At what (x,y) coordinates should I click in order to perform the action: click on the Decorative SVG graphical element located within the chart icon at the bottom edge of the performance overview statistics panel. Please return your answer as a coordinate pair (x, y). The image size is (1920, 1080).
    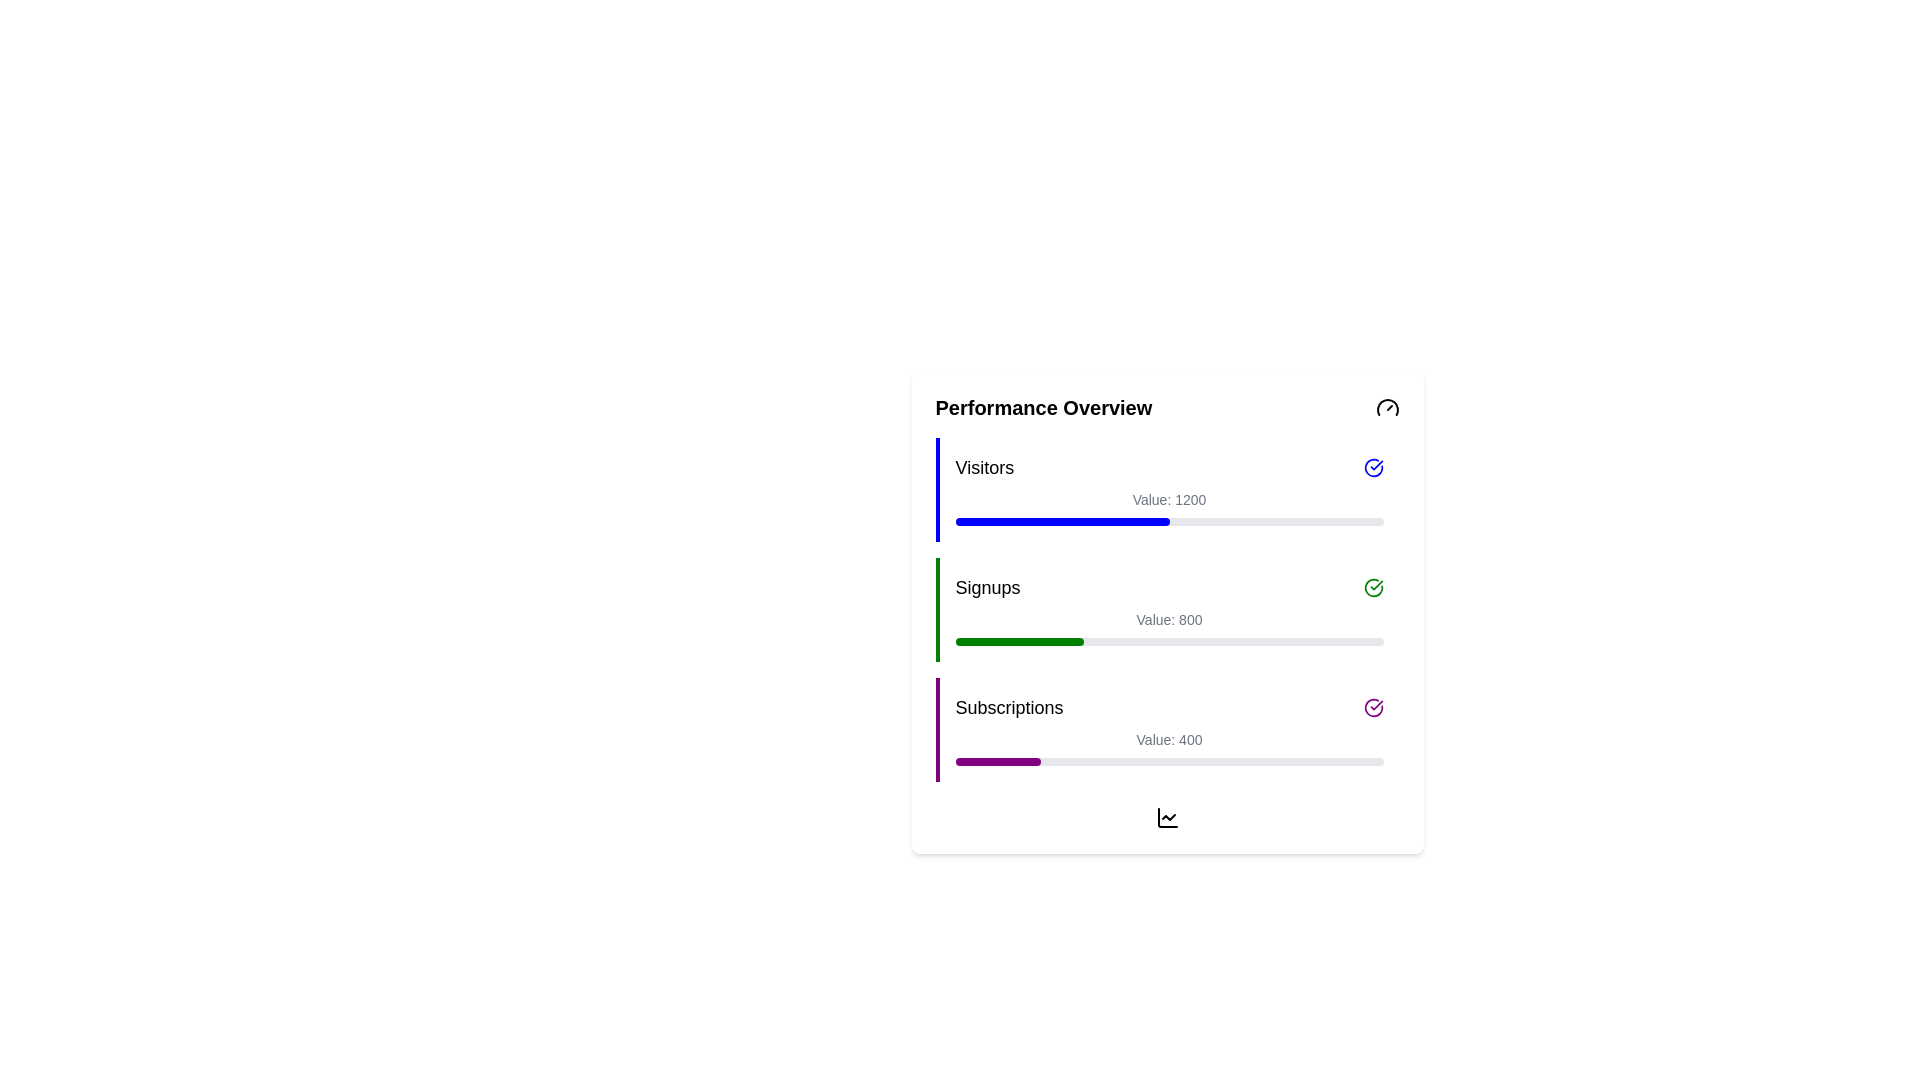
    Looking at the image, I should click on (1167, 817).